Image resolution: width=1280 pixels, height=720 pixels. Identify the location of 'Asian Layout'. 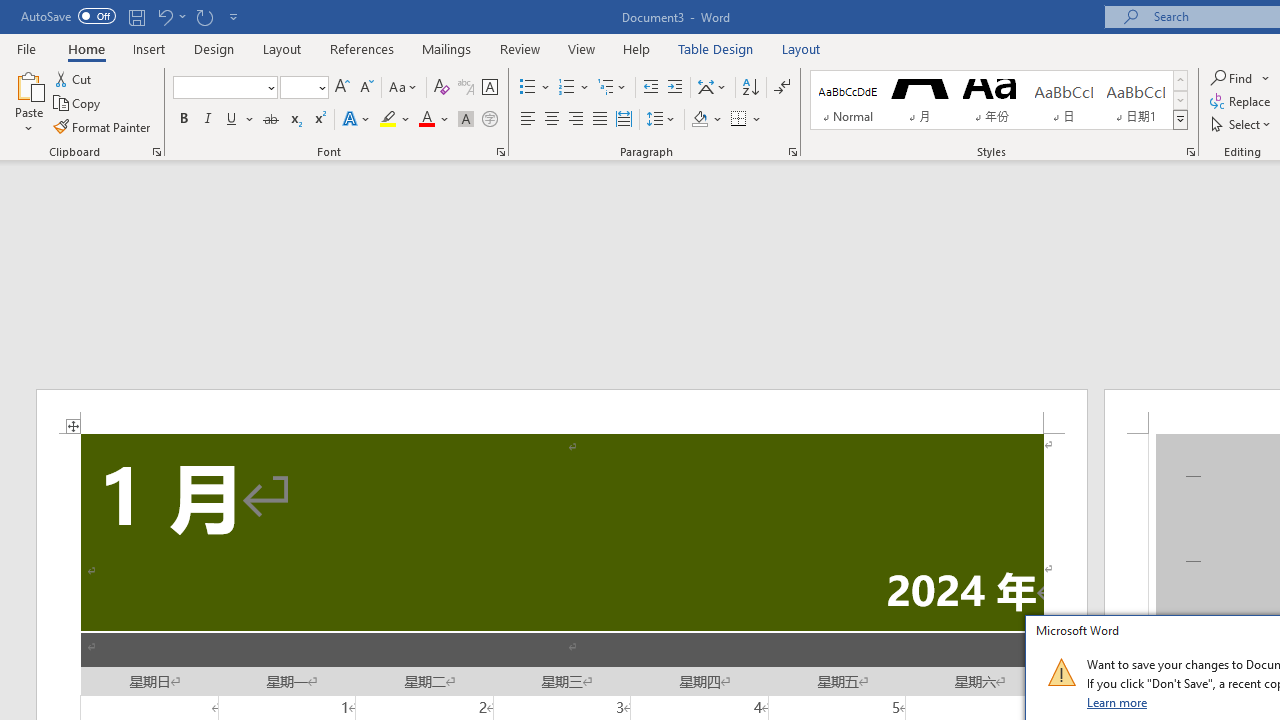
(712, 86).